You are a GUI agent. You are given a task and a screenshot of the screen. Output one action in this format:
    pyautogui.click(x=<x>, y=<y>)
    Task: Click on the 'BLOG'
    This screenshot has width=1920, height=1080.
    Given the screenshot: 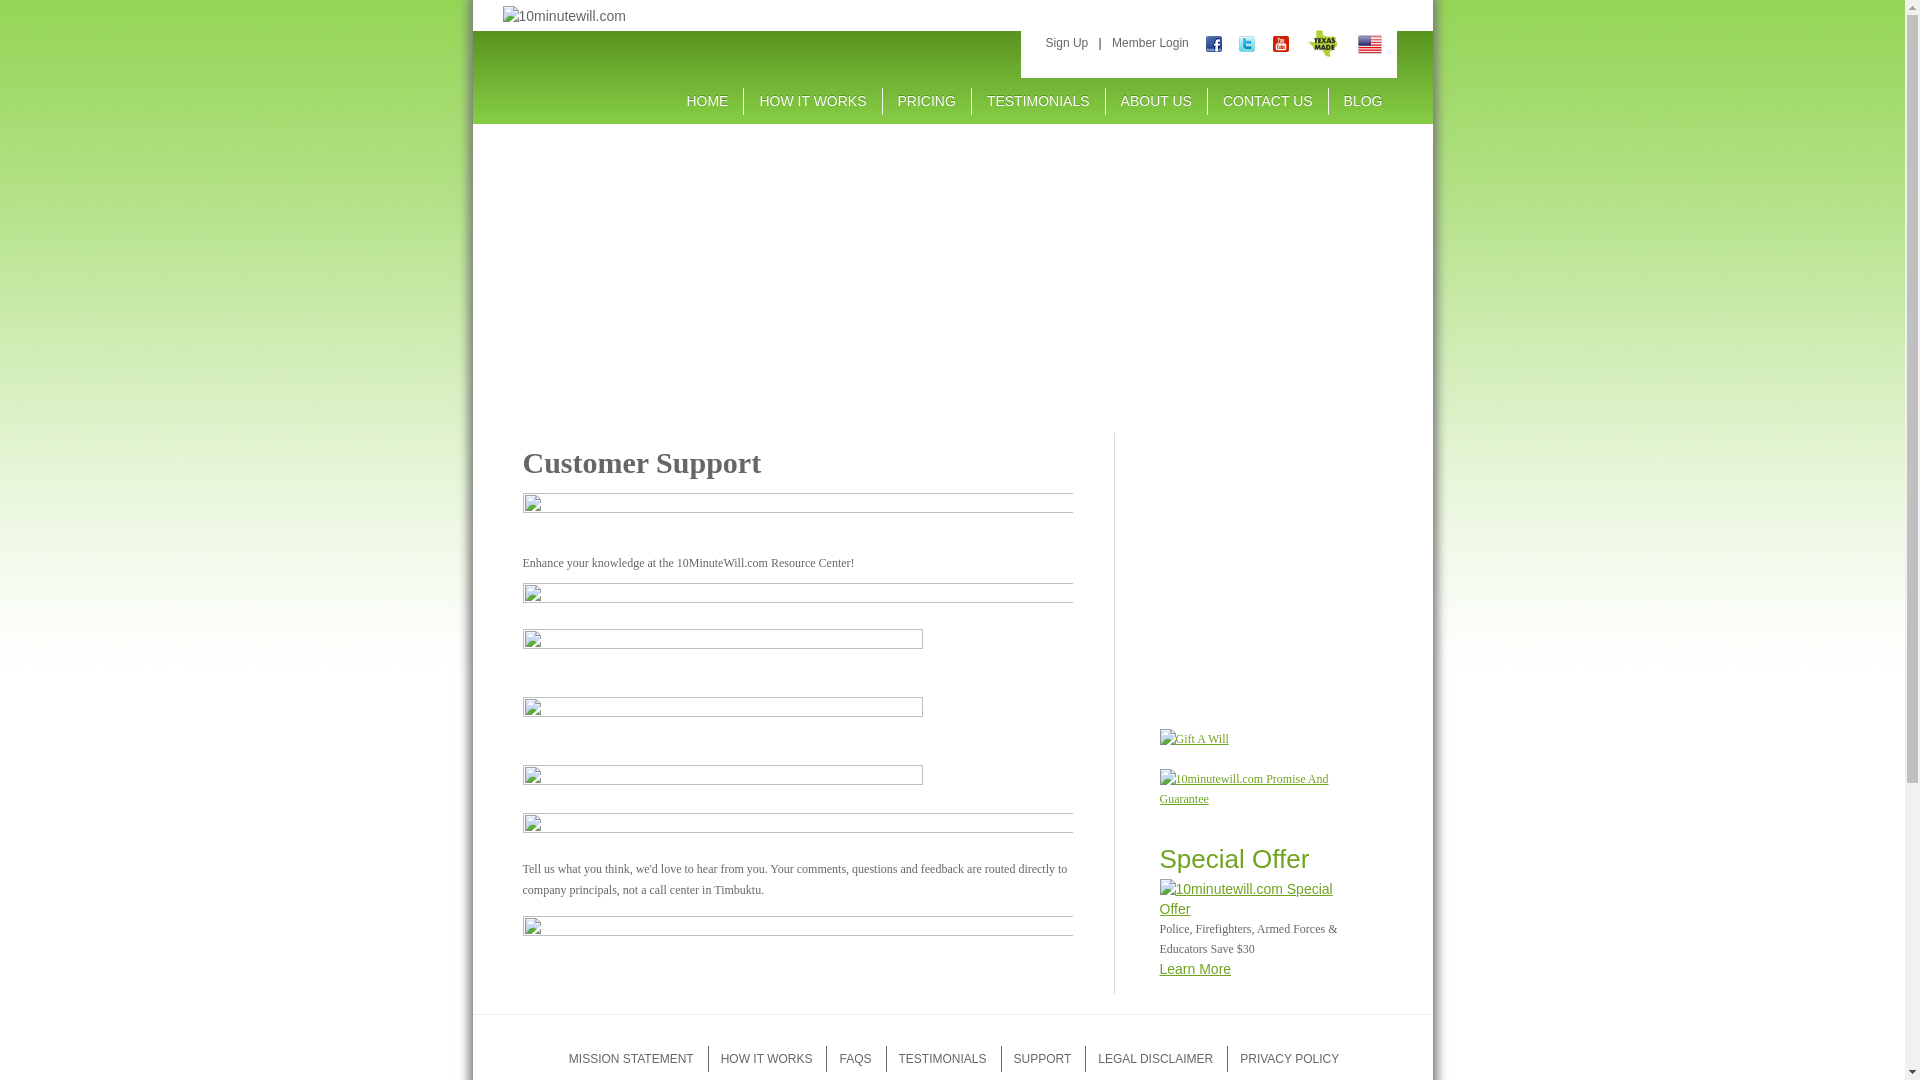 What is the action you would take?
    pyautogui.click(x=1362, y=100)
    